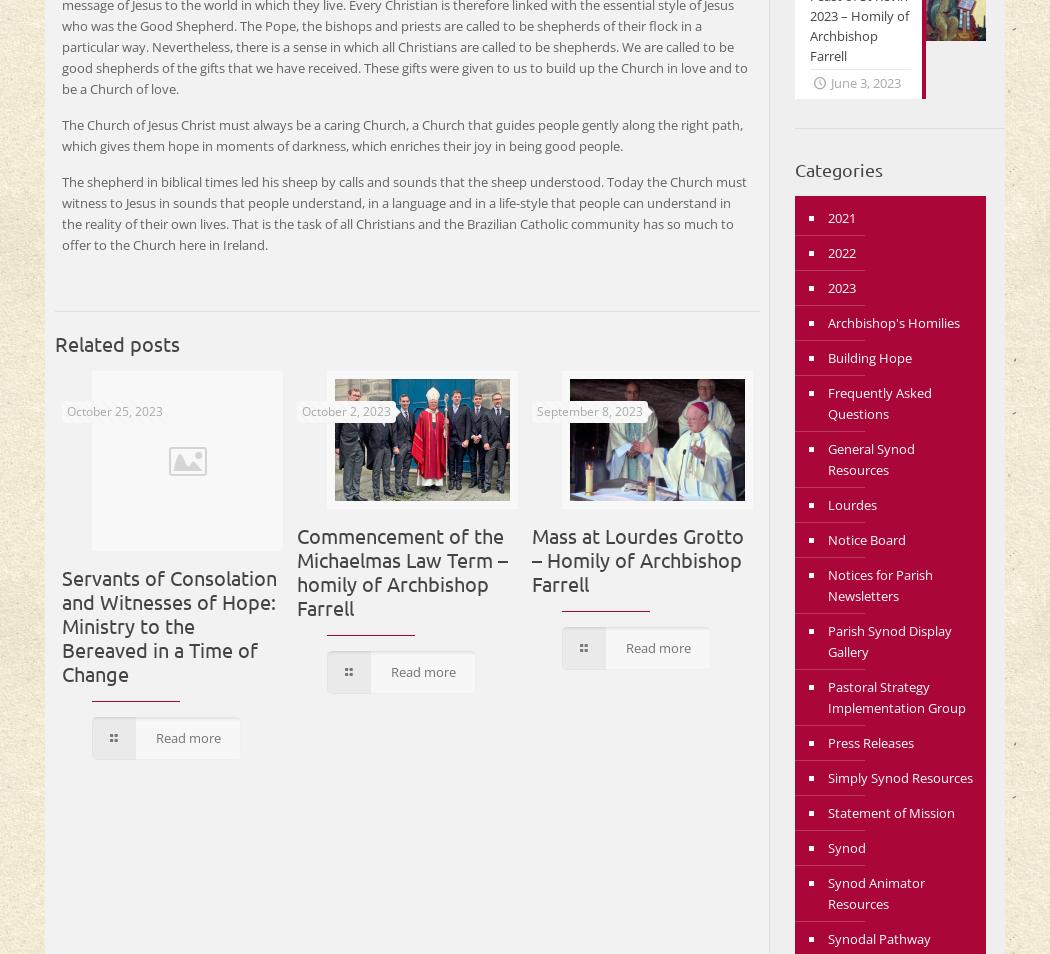 Image resolution: width=1050 pixels, height=954 pixels. What do you see at coordinates (169, 624) in the screenshot?
I see `'Servants of Consolation and Witnesses of Hope: Ministry to the Bereaved in a Time of Change'` at bounding box center [169, 624].